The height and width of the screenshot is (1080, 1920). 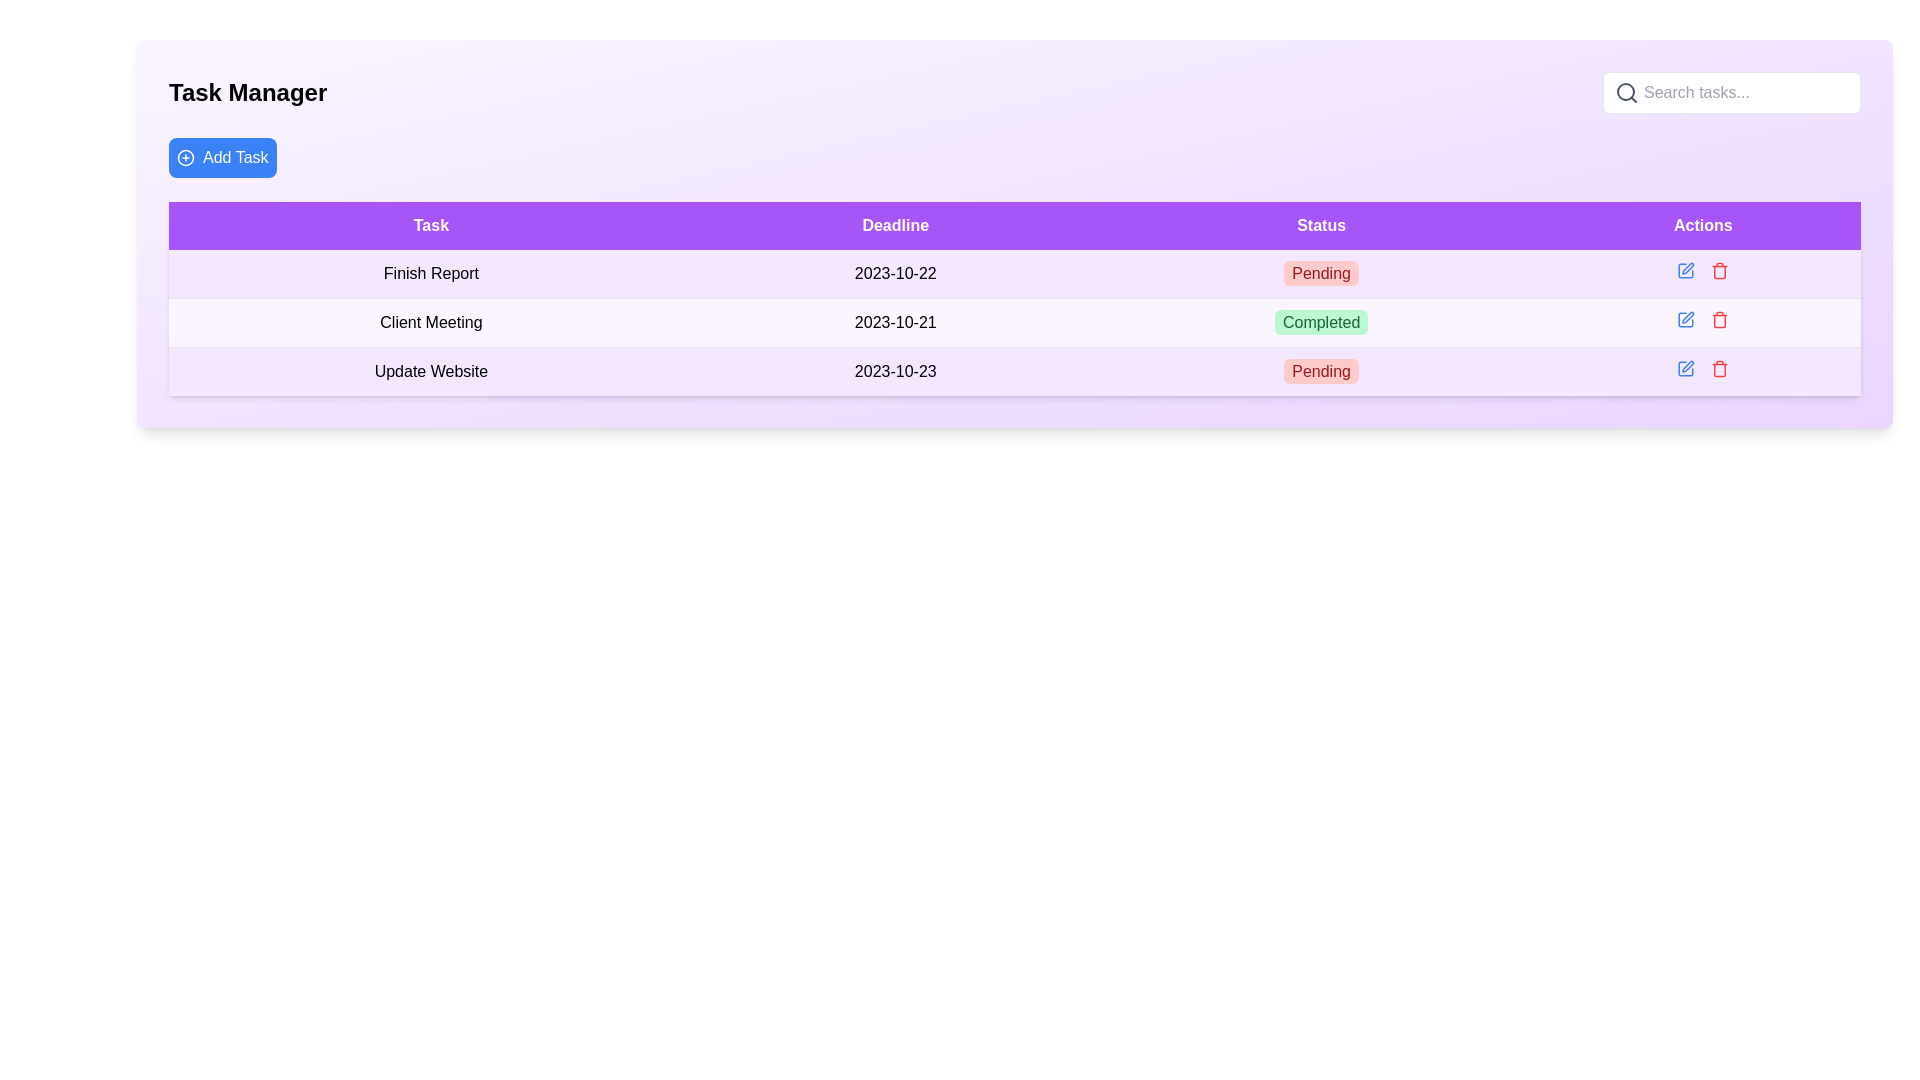 What do you see at coordinates (1321, 321) in the screenshot?
I see `the 'Completed' label in the 'Status' column of the task manager table, which is a rectangular label with a light green background and dark green text, located in the second row corresponding to the 'Client Meeting' task` at bounding box center [1321, 321].